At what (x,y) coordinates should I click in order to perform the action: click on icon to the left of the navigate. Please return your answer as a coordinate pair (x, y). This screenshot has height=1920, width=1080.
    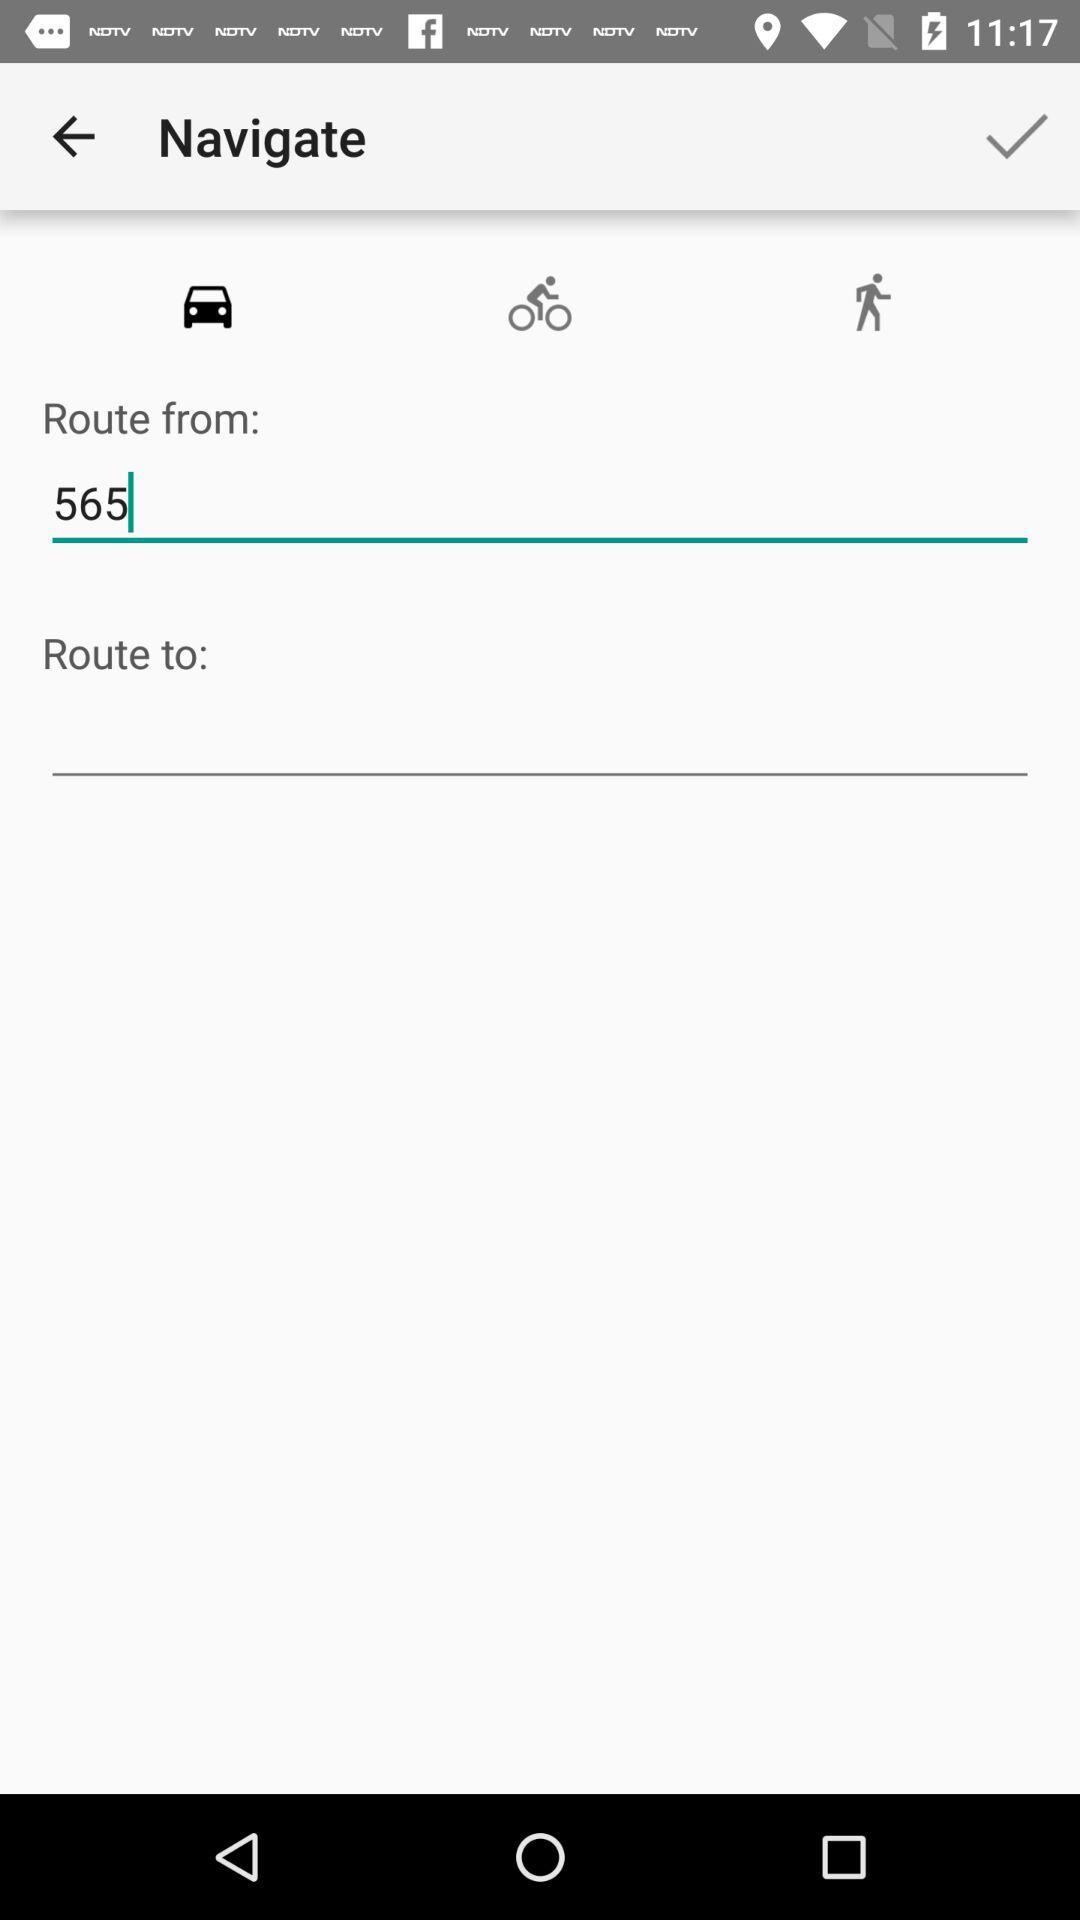
    Looking at the image, I should click on (72, 135).